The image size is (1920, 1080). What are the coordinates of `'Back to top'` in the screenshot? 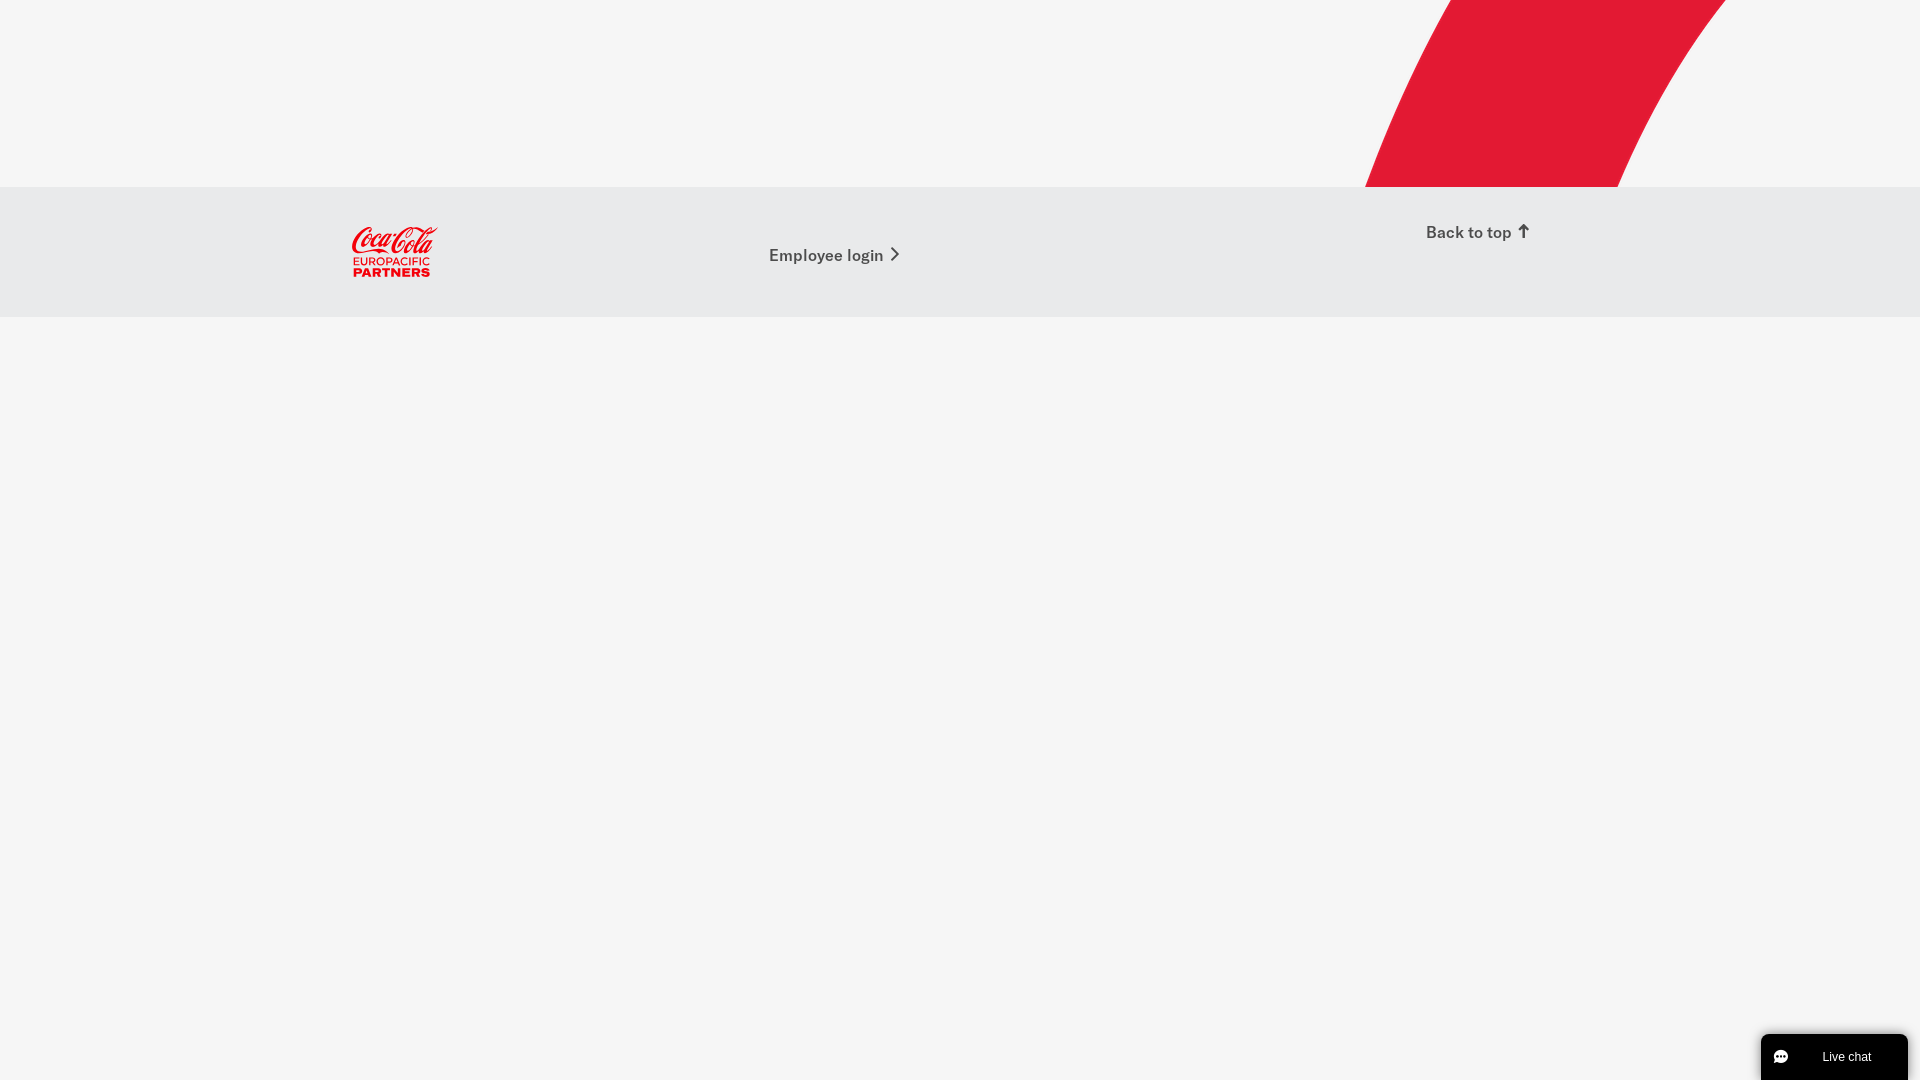 It's located at (1478, 231).